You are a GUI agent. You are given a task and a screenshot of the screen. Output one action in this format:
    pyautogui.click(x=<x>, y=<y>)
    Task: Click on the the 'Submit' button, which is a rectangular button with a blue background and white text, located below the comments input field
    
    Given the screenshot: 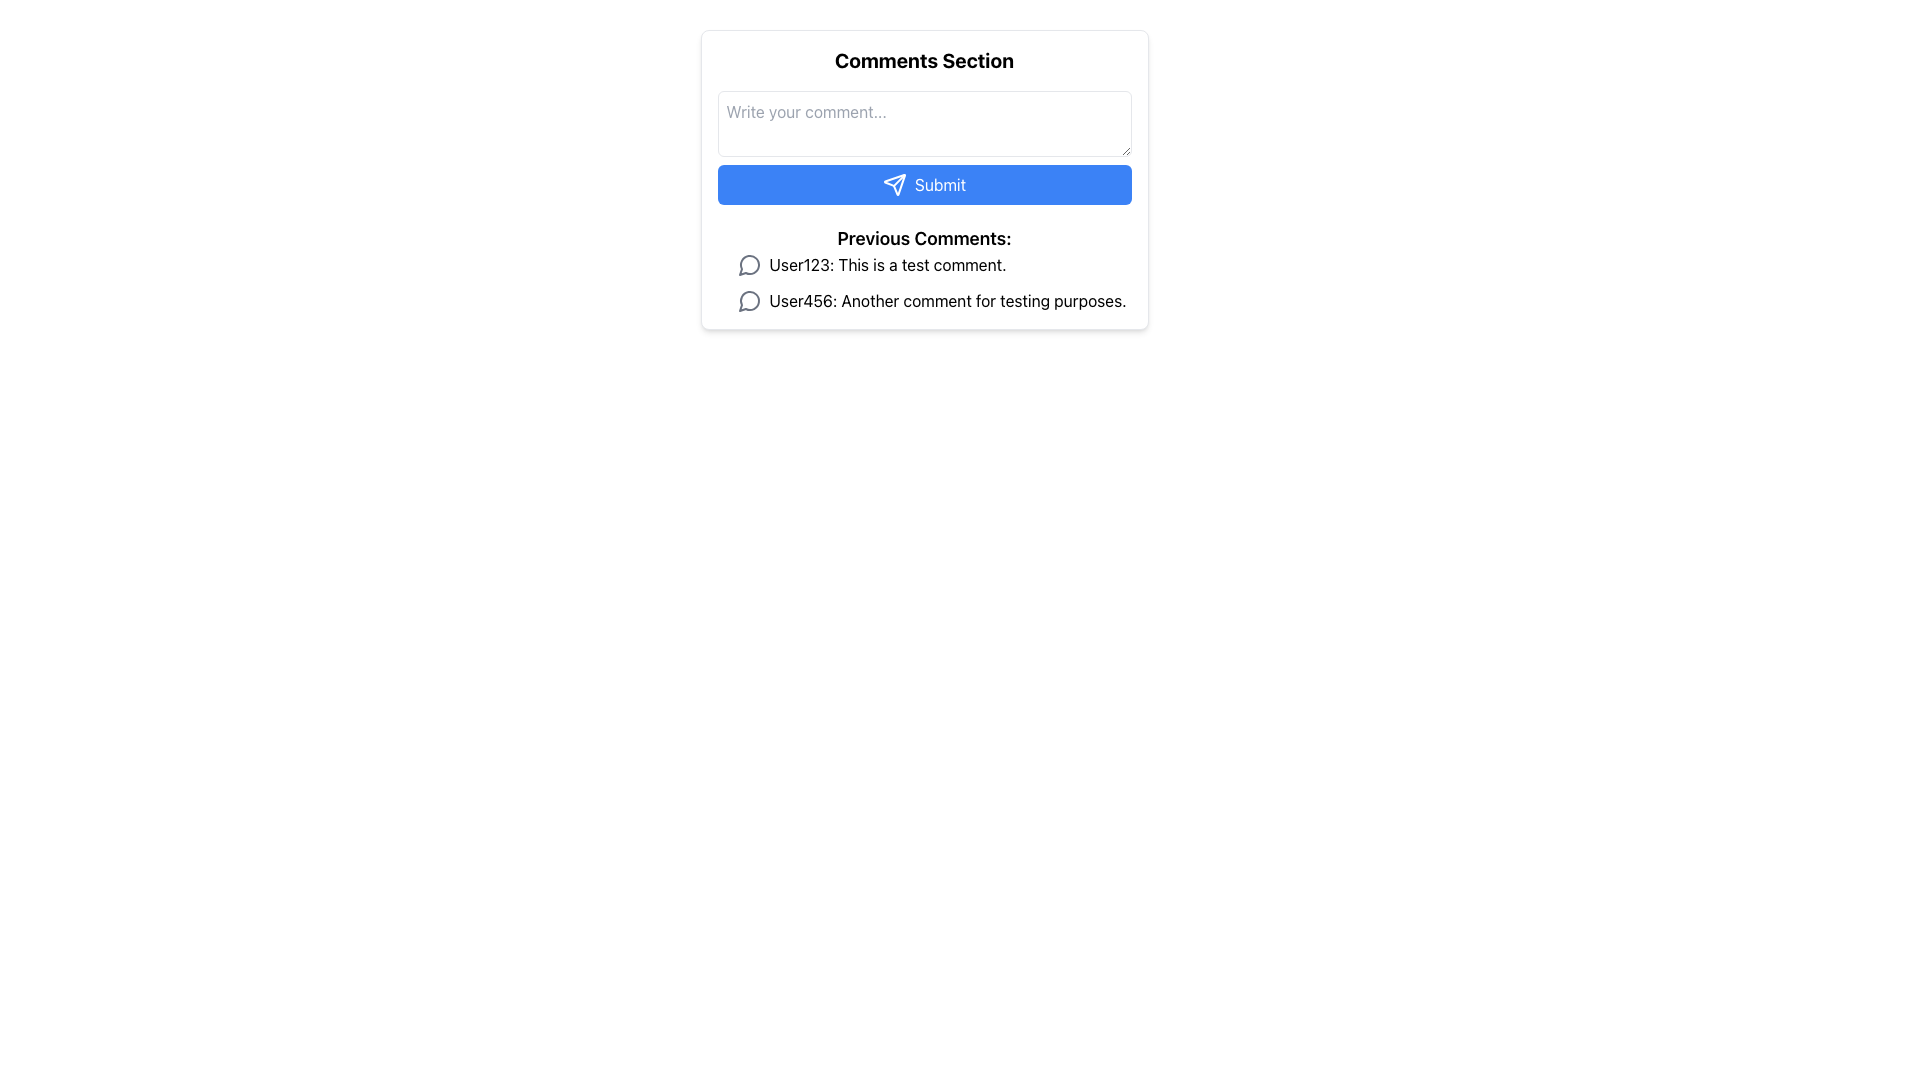 What is the action you would take?
    pyautogui.click(x=923, y=185)
    